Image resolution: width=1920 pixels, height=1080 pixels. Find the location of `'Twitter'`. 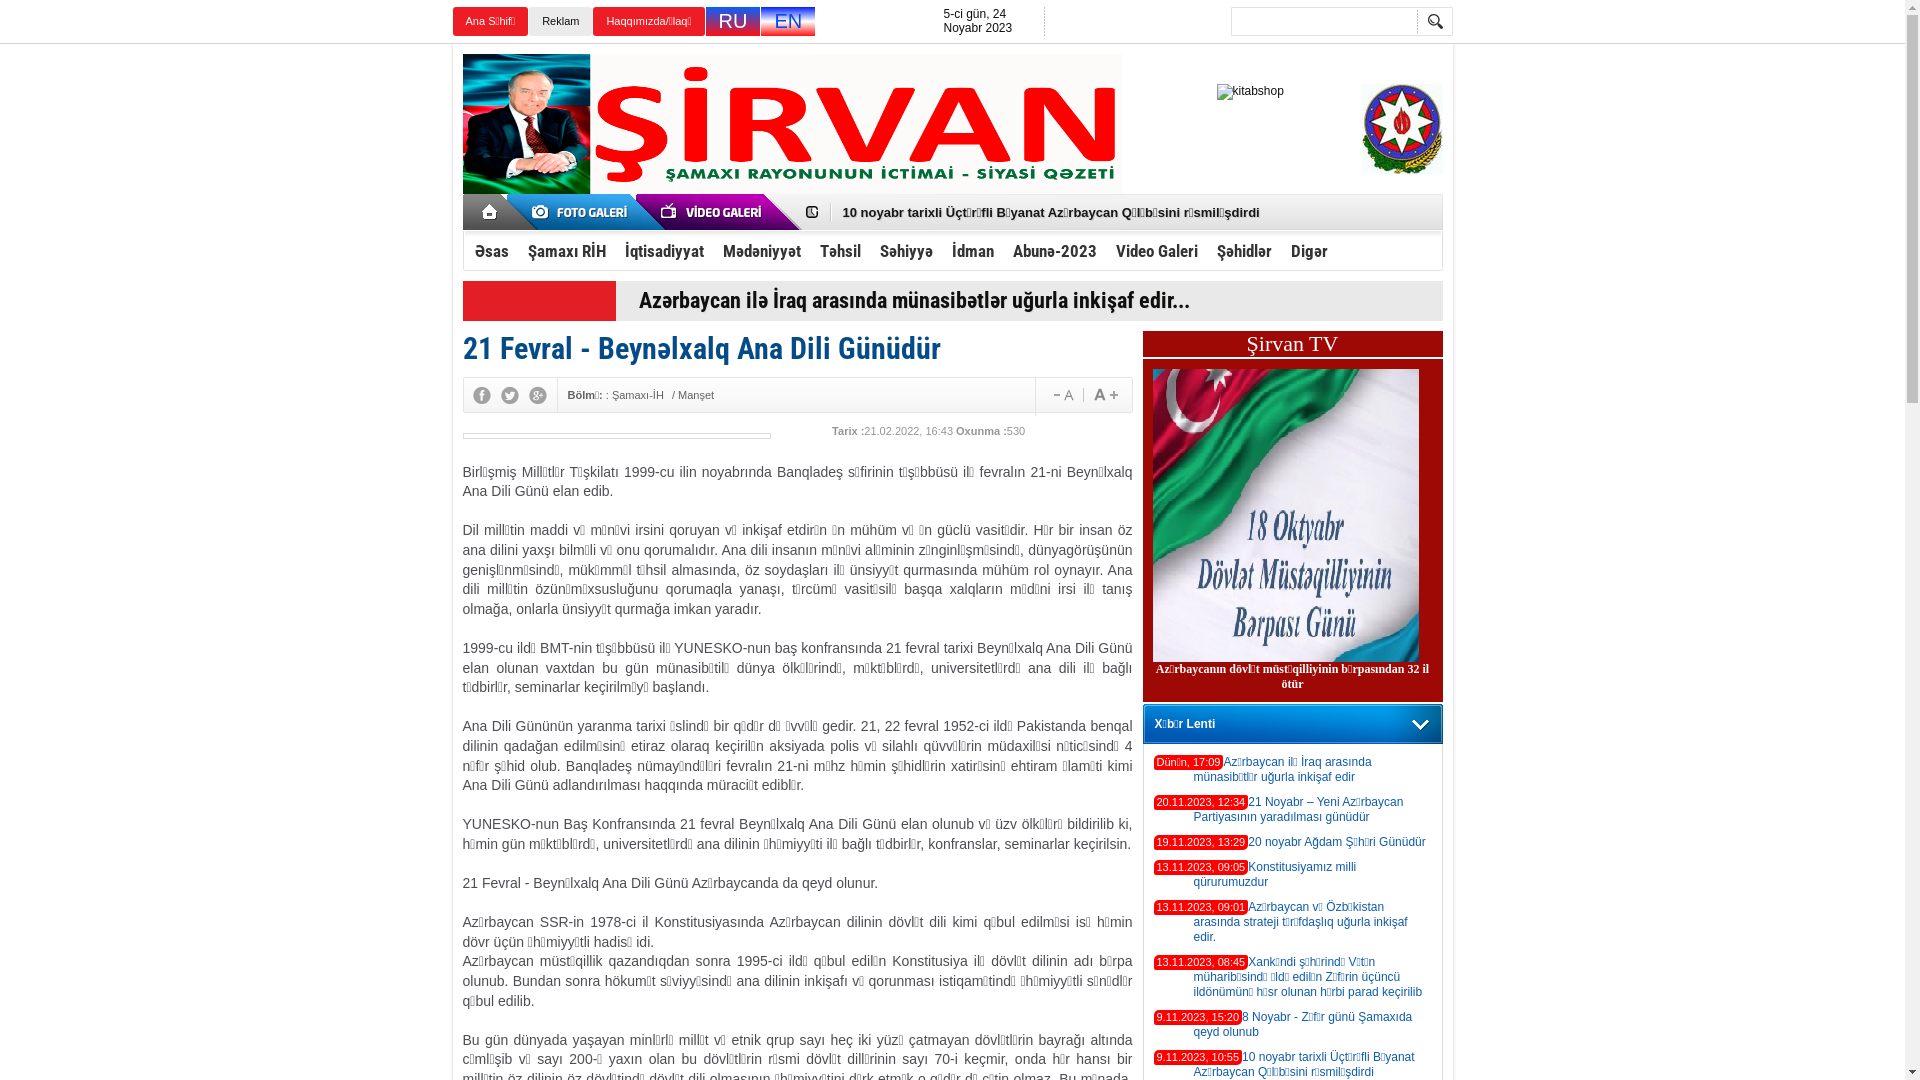

'Twitter' is located at coordinates (508, 394).